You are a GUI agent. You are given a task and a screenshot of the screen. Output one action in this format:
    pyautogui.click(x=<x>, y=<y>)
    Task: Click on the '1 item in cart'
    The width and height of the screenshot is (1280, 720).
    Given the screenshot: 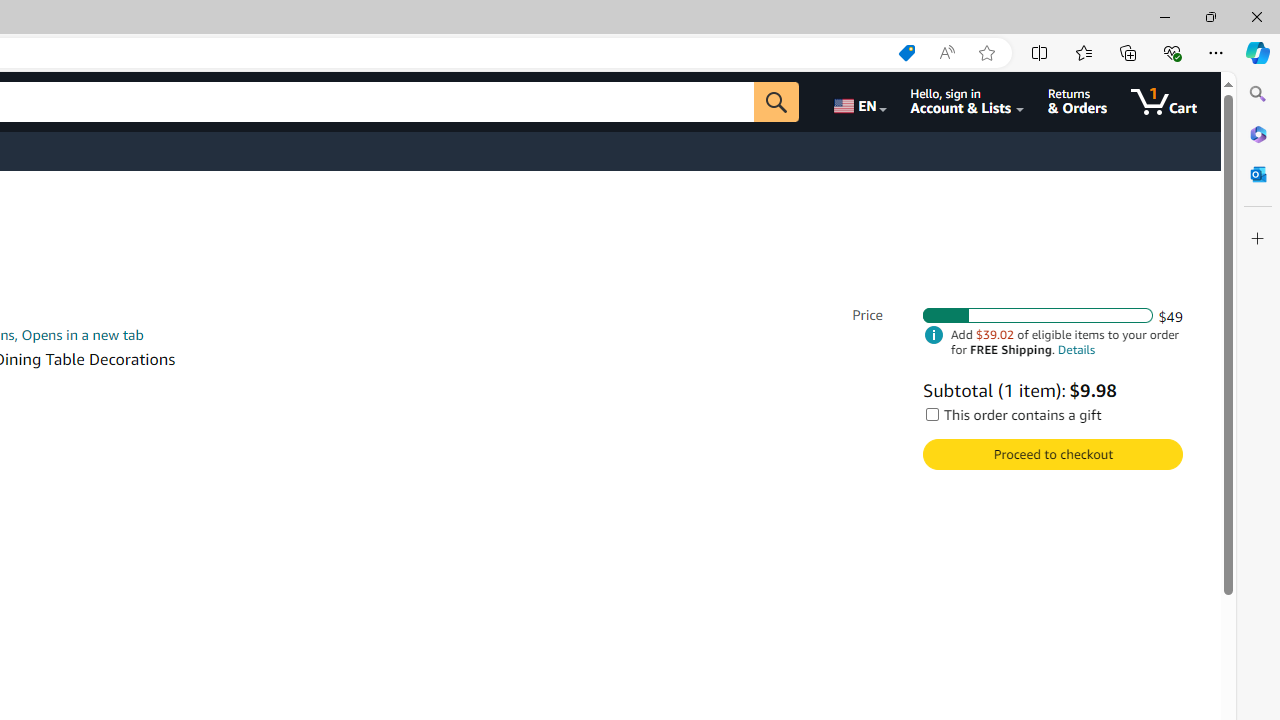 What is the action you would take?
    pyautogui.click(x=1164, y=101)
    